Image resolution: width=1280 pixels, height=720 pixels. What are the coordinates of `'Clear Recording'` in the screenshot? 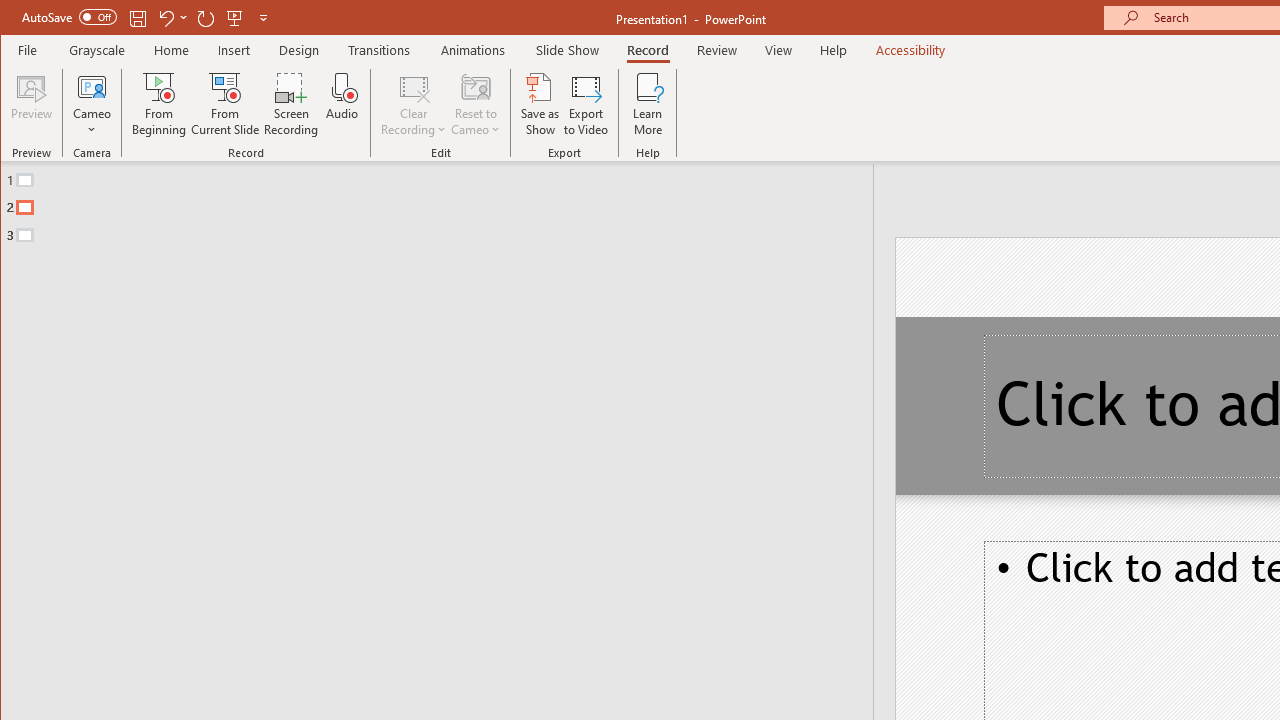 It's located at (413, 104).